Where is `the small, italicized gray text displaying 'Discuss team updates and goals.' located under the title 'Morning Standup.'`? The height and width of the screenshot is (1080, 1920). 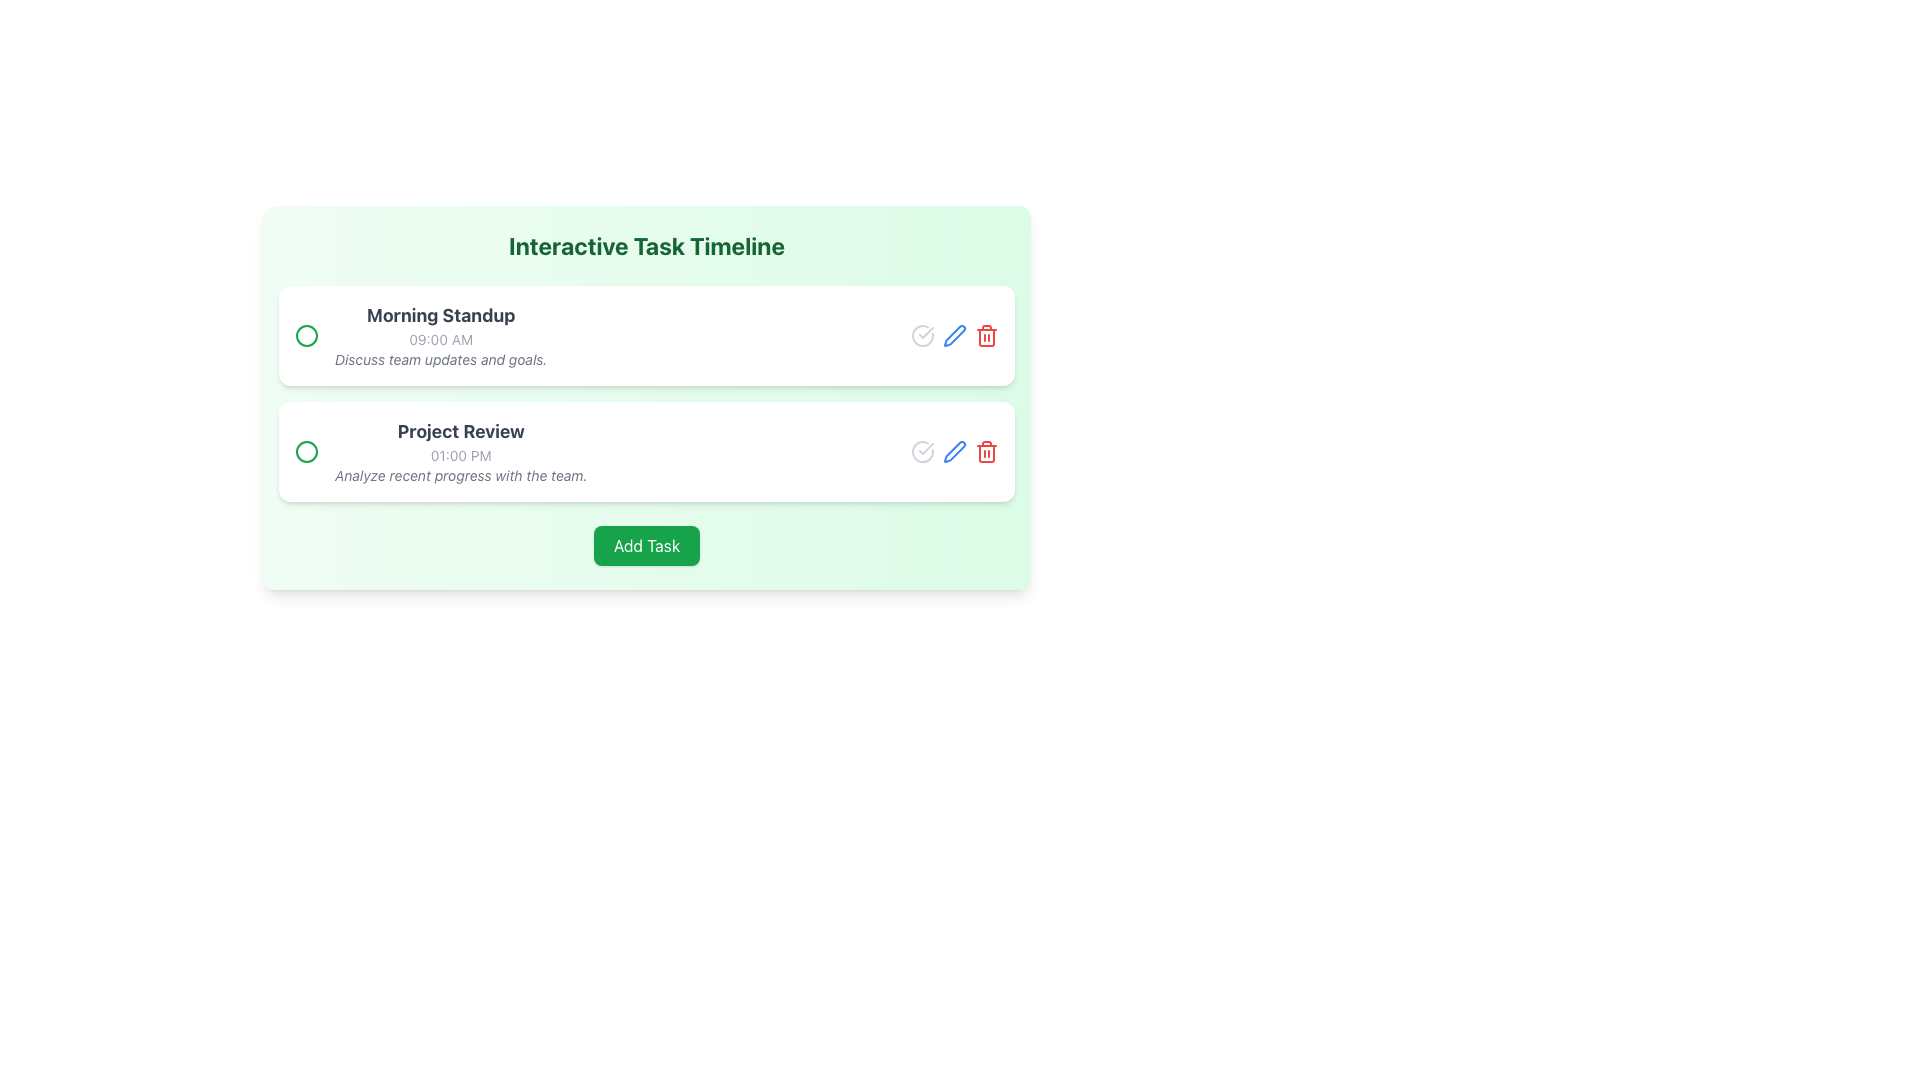
the small, italicized gray text displaying 'Discuss team updates and goals.' located under the title 'Morning Standup.' is located at coordinates (440, 358).